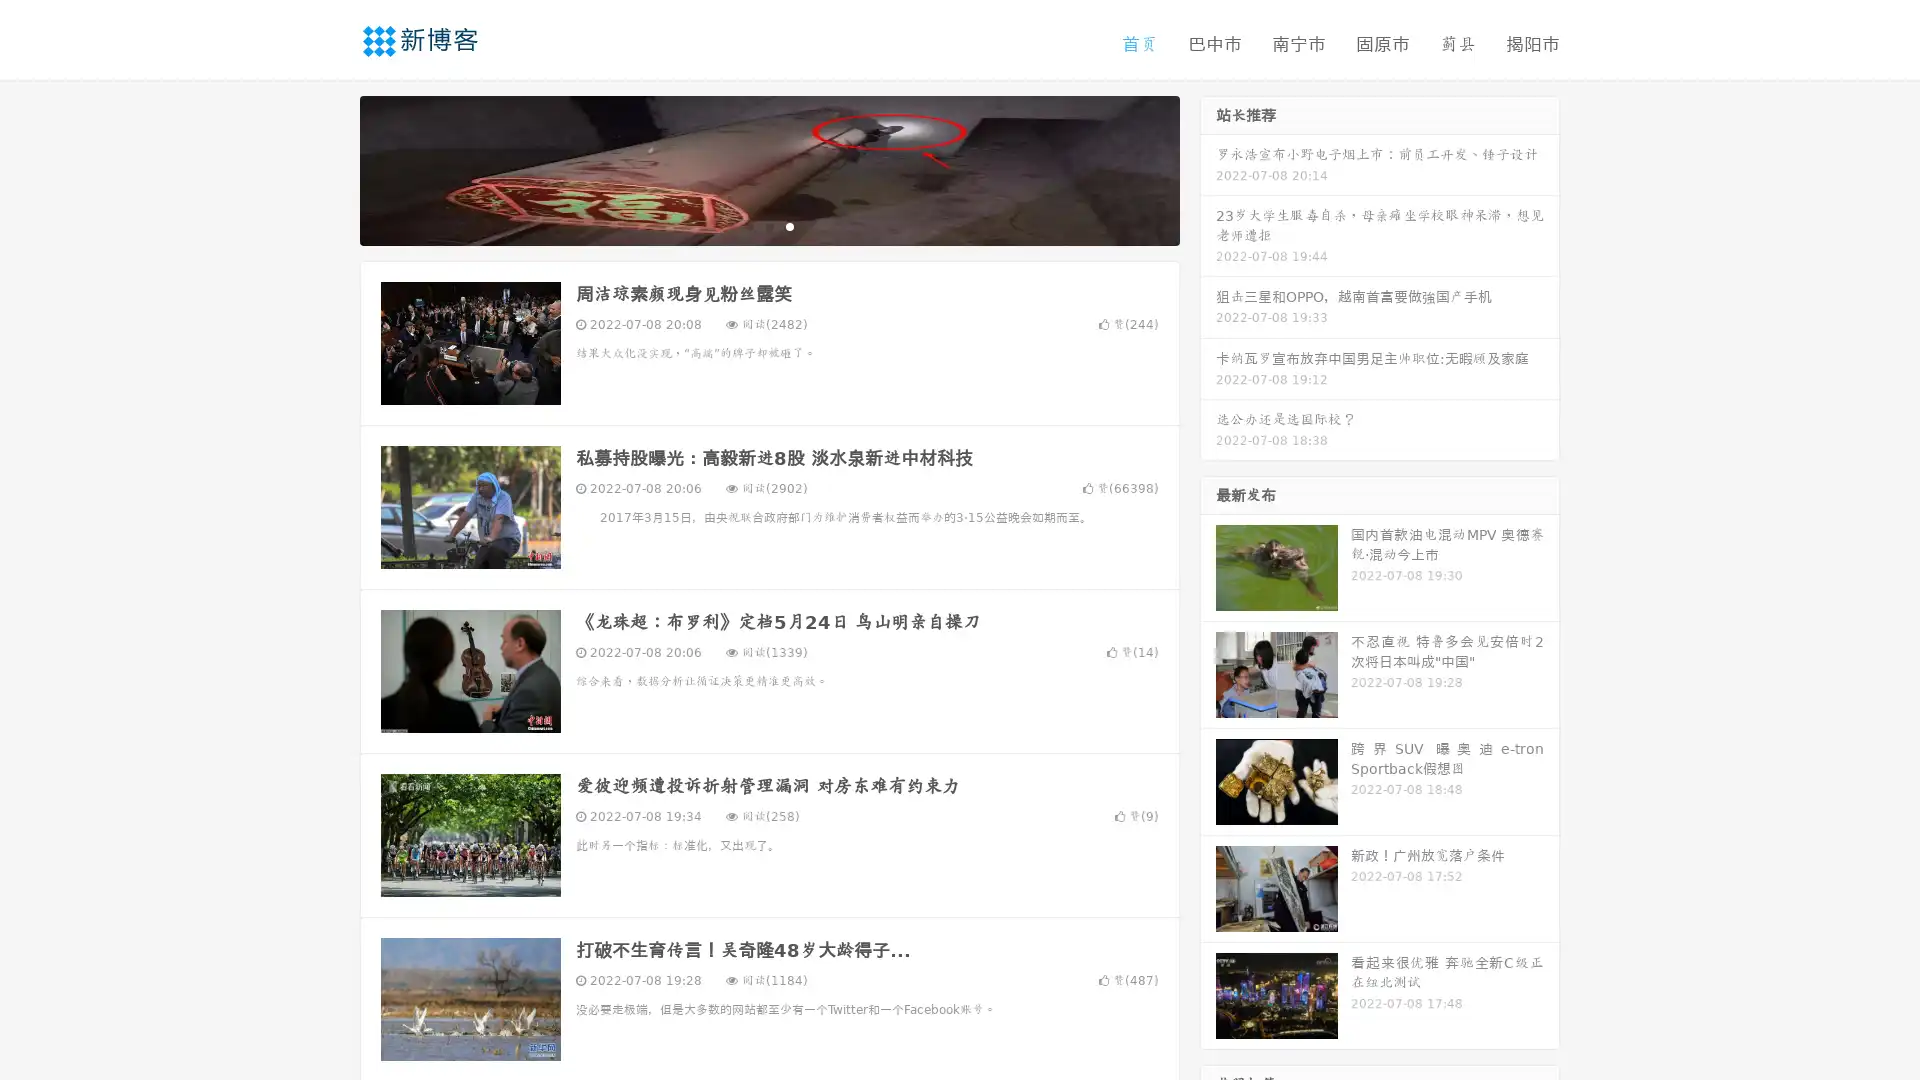  Describe the element at coordinates (1208, 168) in the screenshot. I see `Next slide` at that location.